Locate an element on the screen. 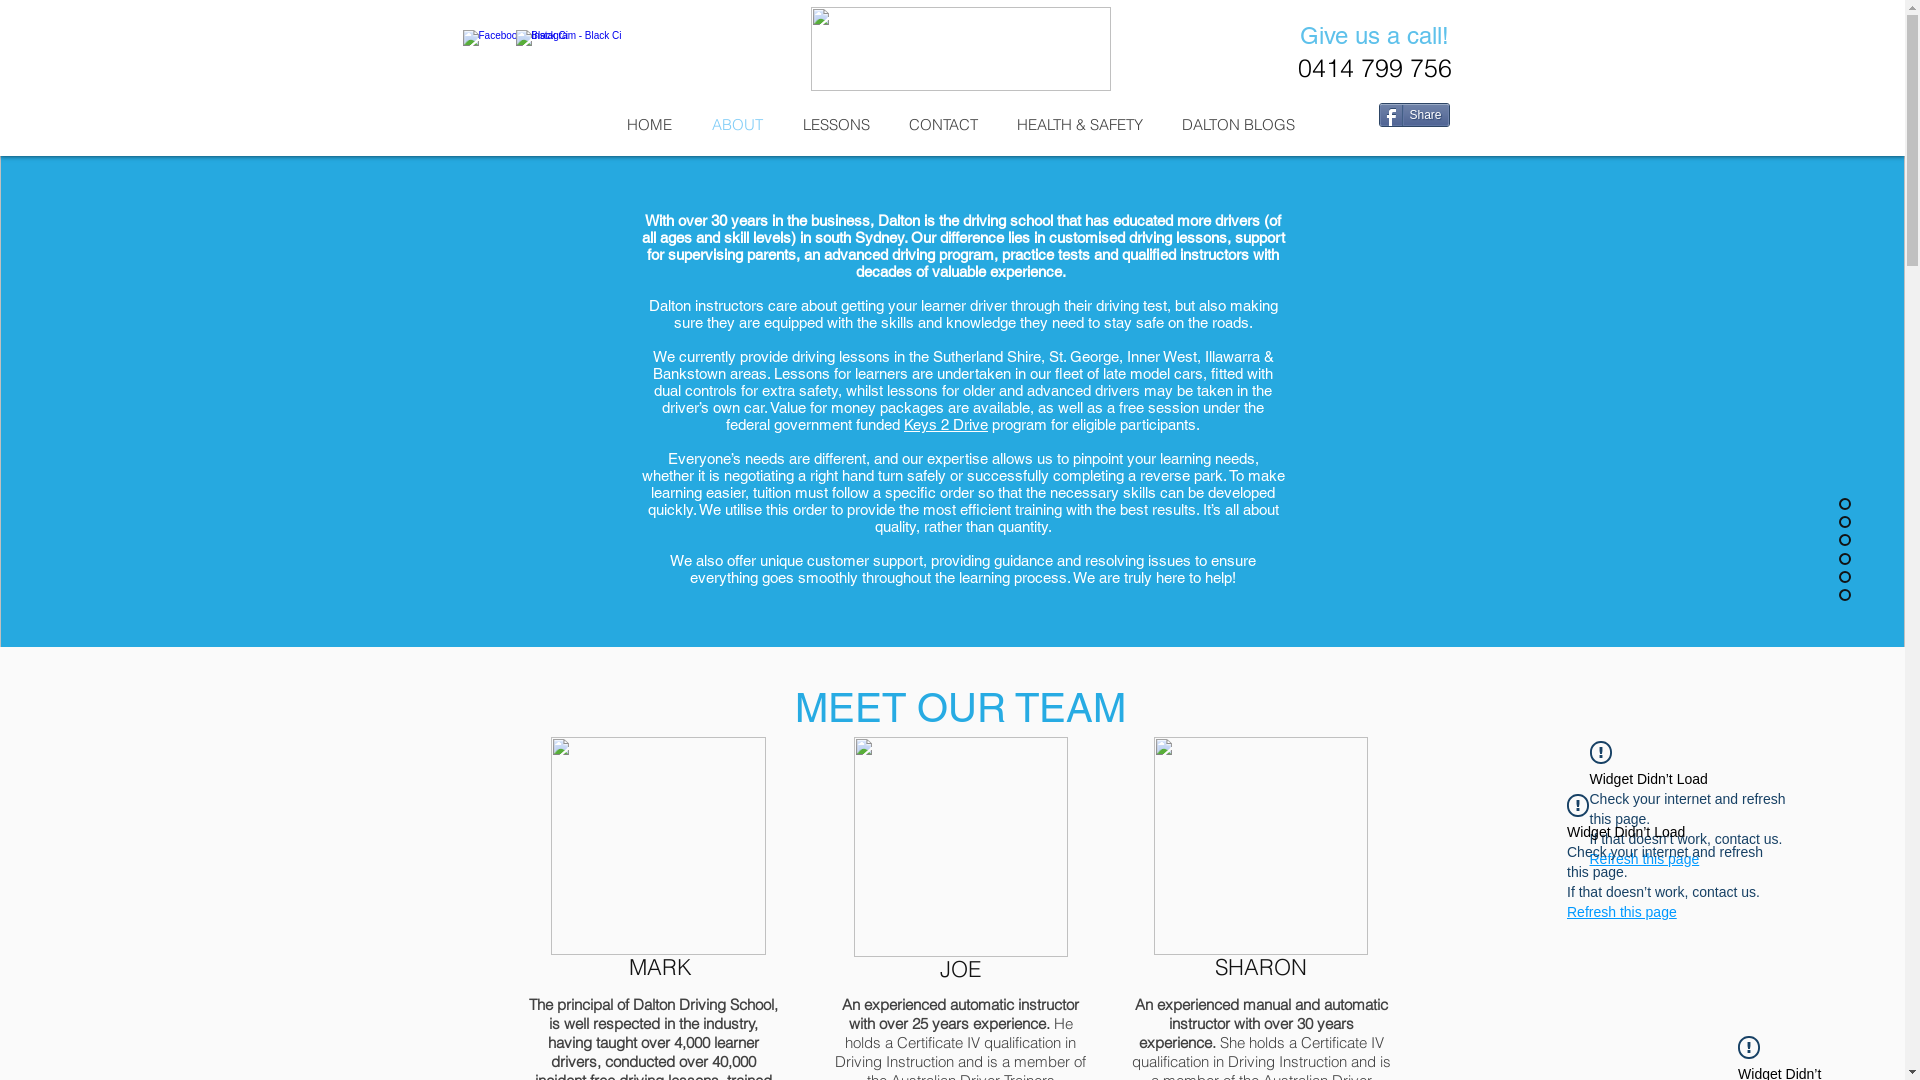 This screenshot has width=1920, height=1080. 'Keys 2 Drive' is located at coordinates (944, 423).